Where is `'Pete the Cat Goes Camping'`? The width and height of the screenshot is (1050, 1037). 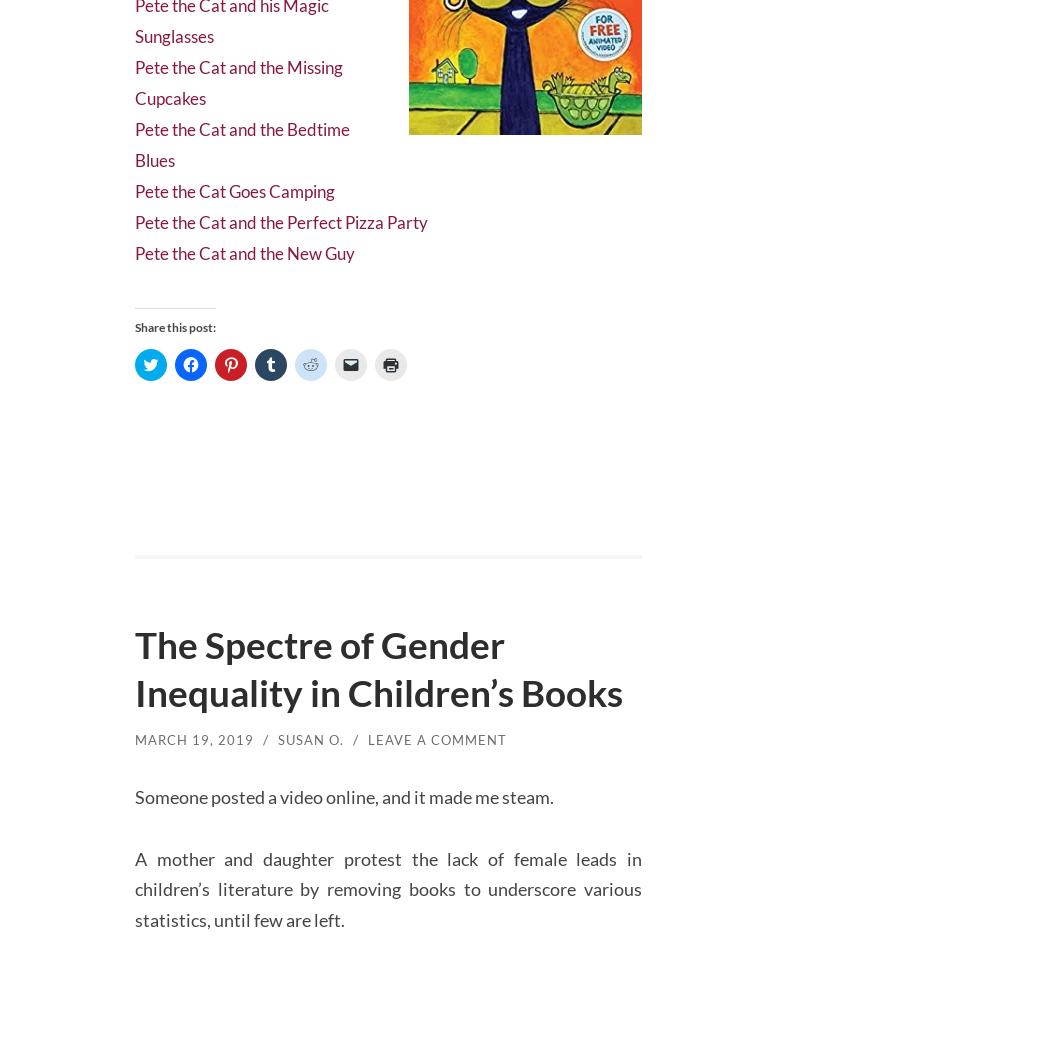
'Pete the Cat Goes Camping' is located at coordinates (240, 174).